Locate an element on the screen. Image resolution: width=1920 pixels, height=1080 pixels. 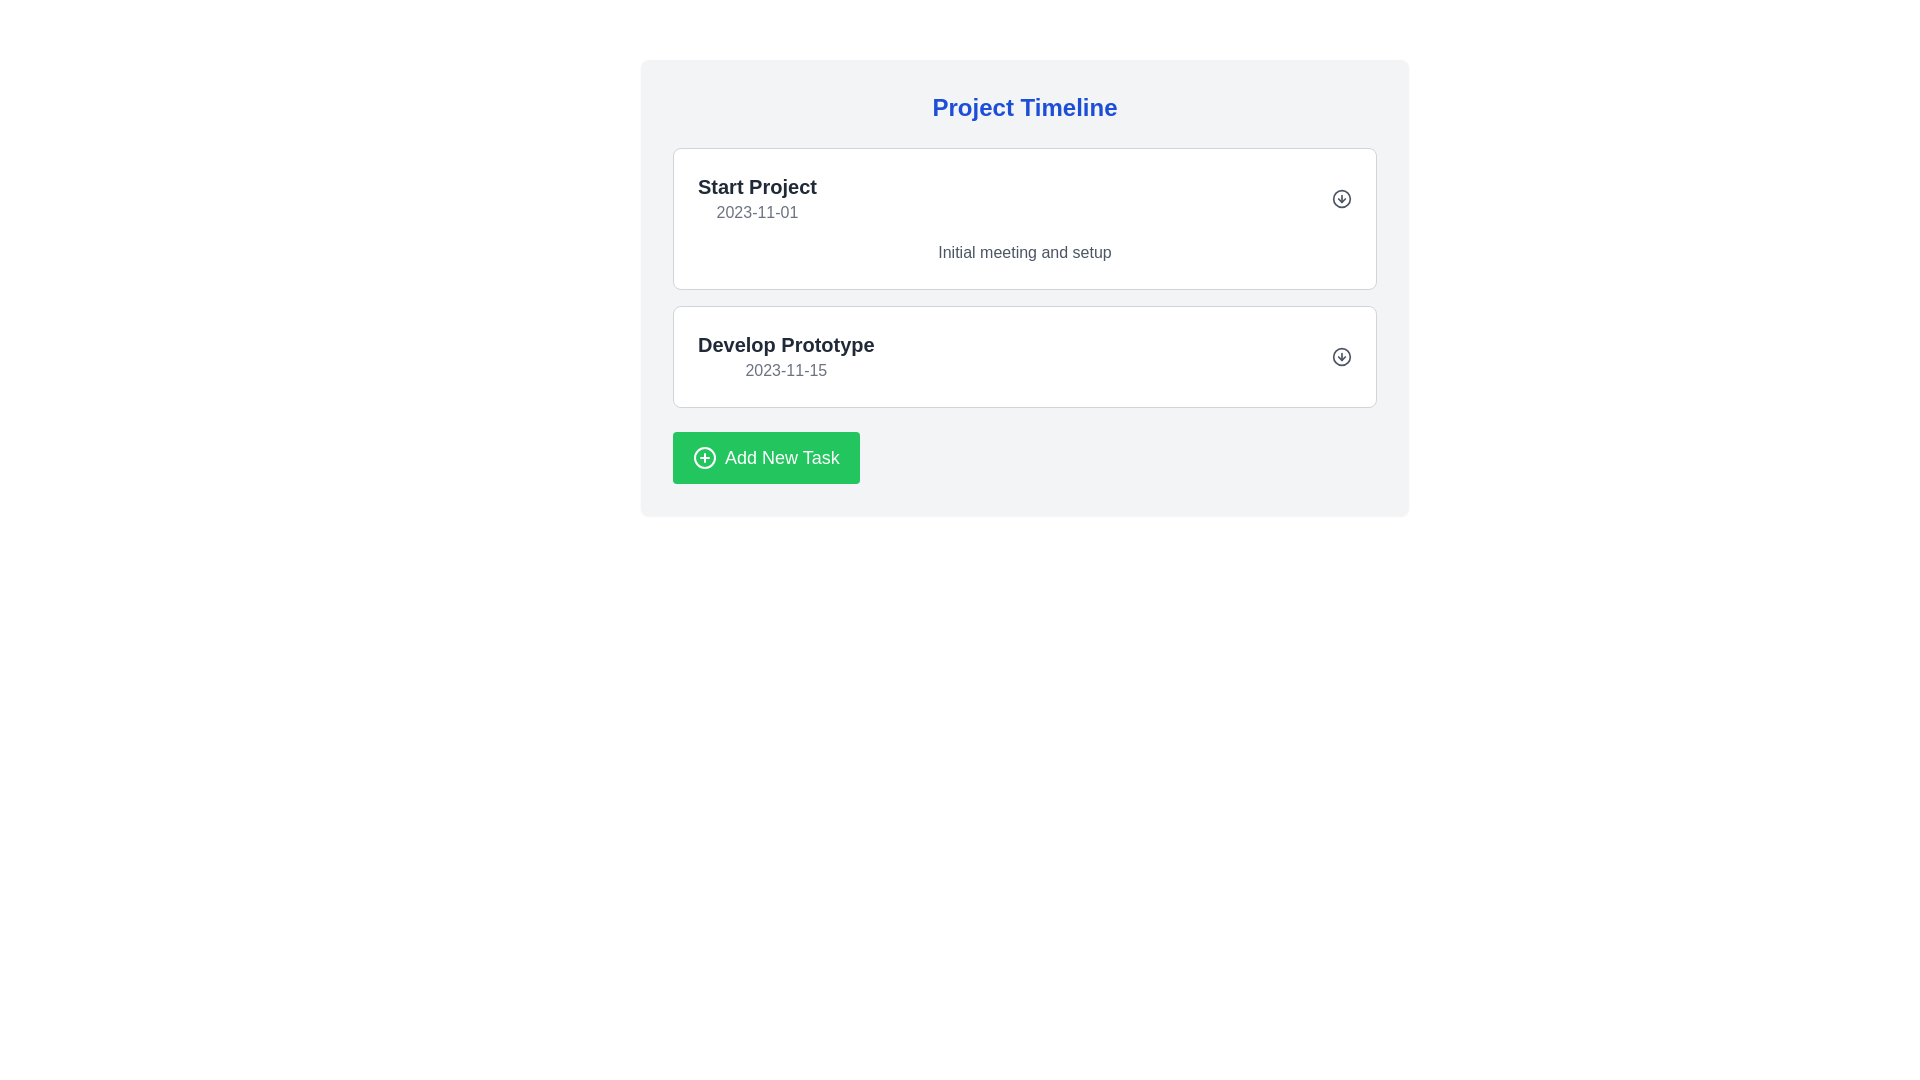
the static text label element displaying 'Develop Prototype' is located at coordinates (785, 343).